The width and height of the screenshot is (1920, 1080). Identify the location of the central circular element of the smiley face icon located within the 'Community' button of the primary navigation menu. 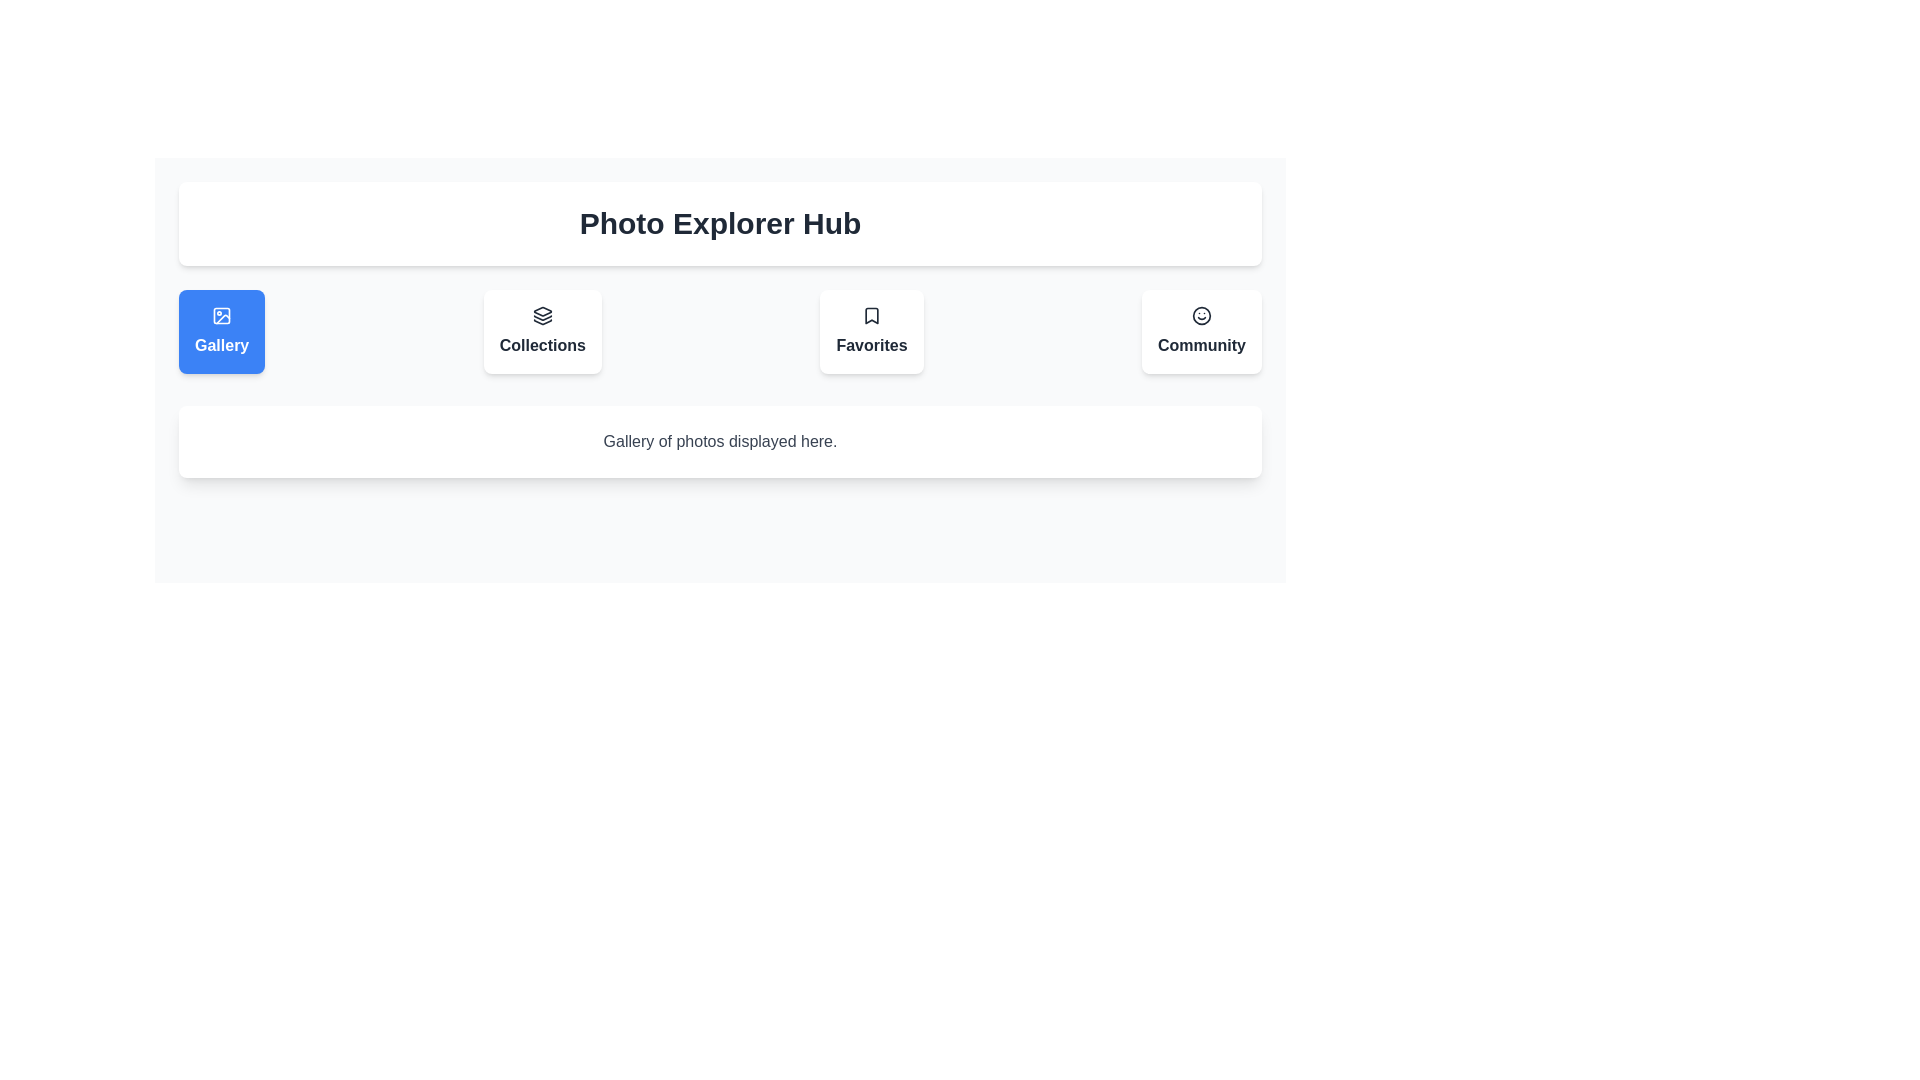
(1200, 315).